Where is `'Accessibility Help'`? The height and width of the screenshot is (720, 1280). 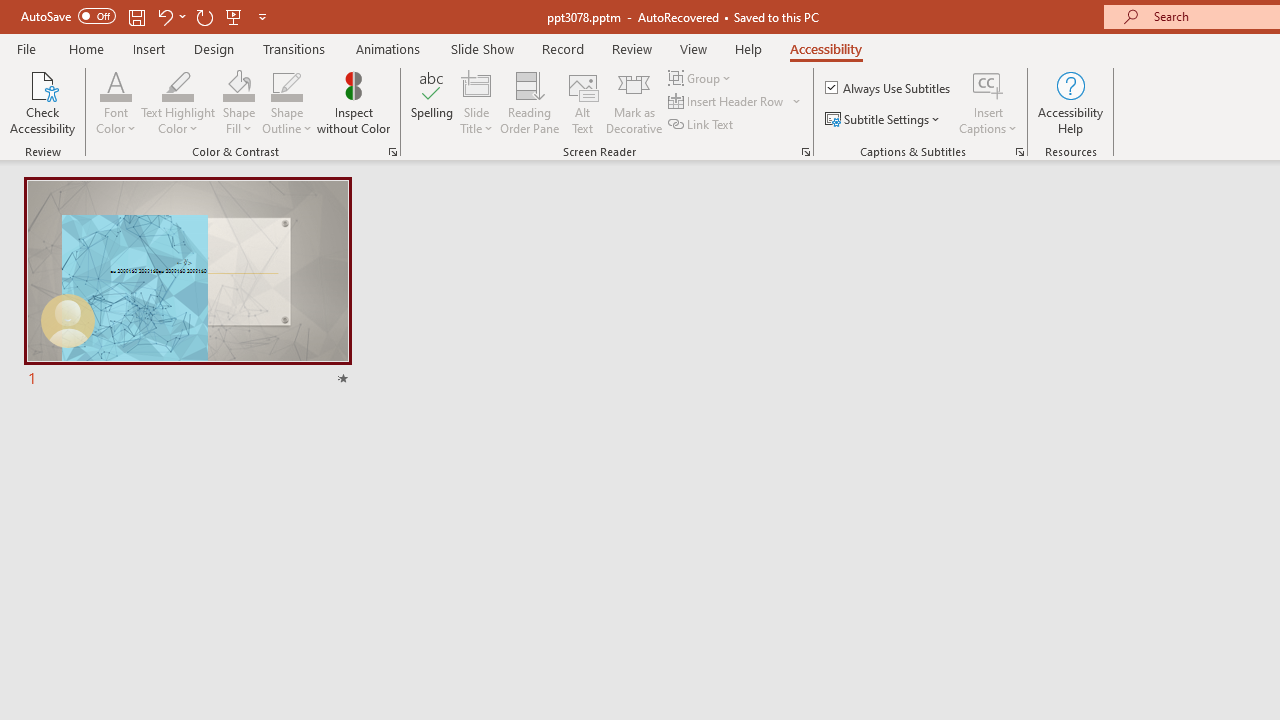 'Accessibility Help' is located at coordinates (1069, 103).